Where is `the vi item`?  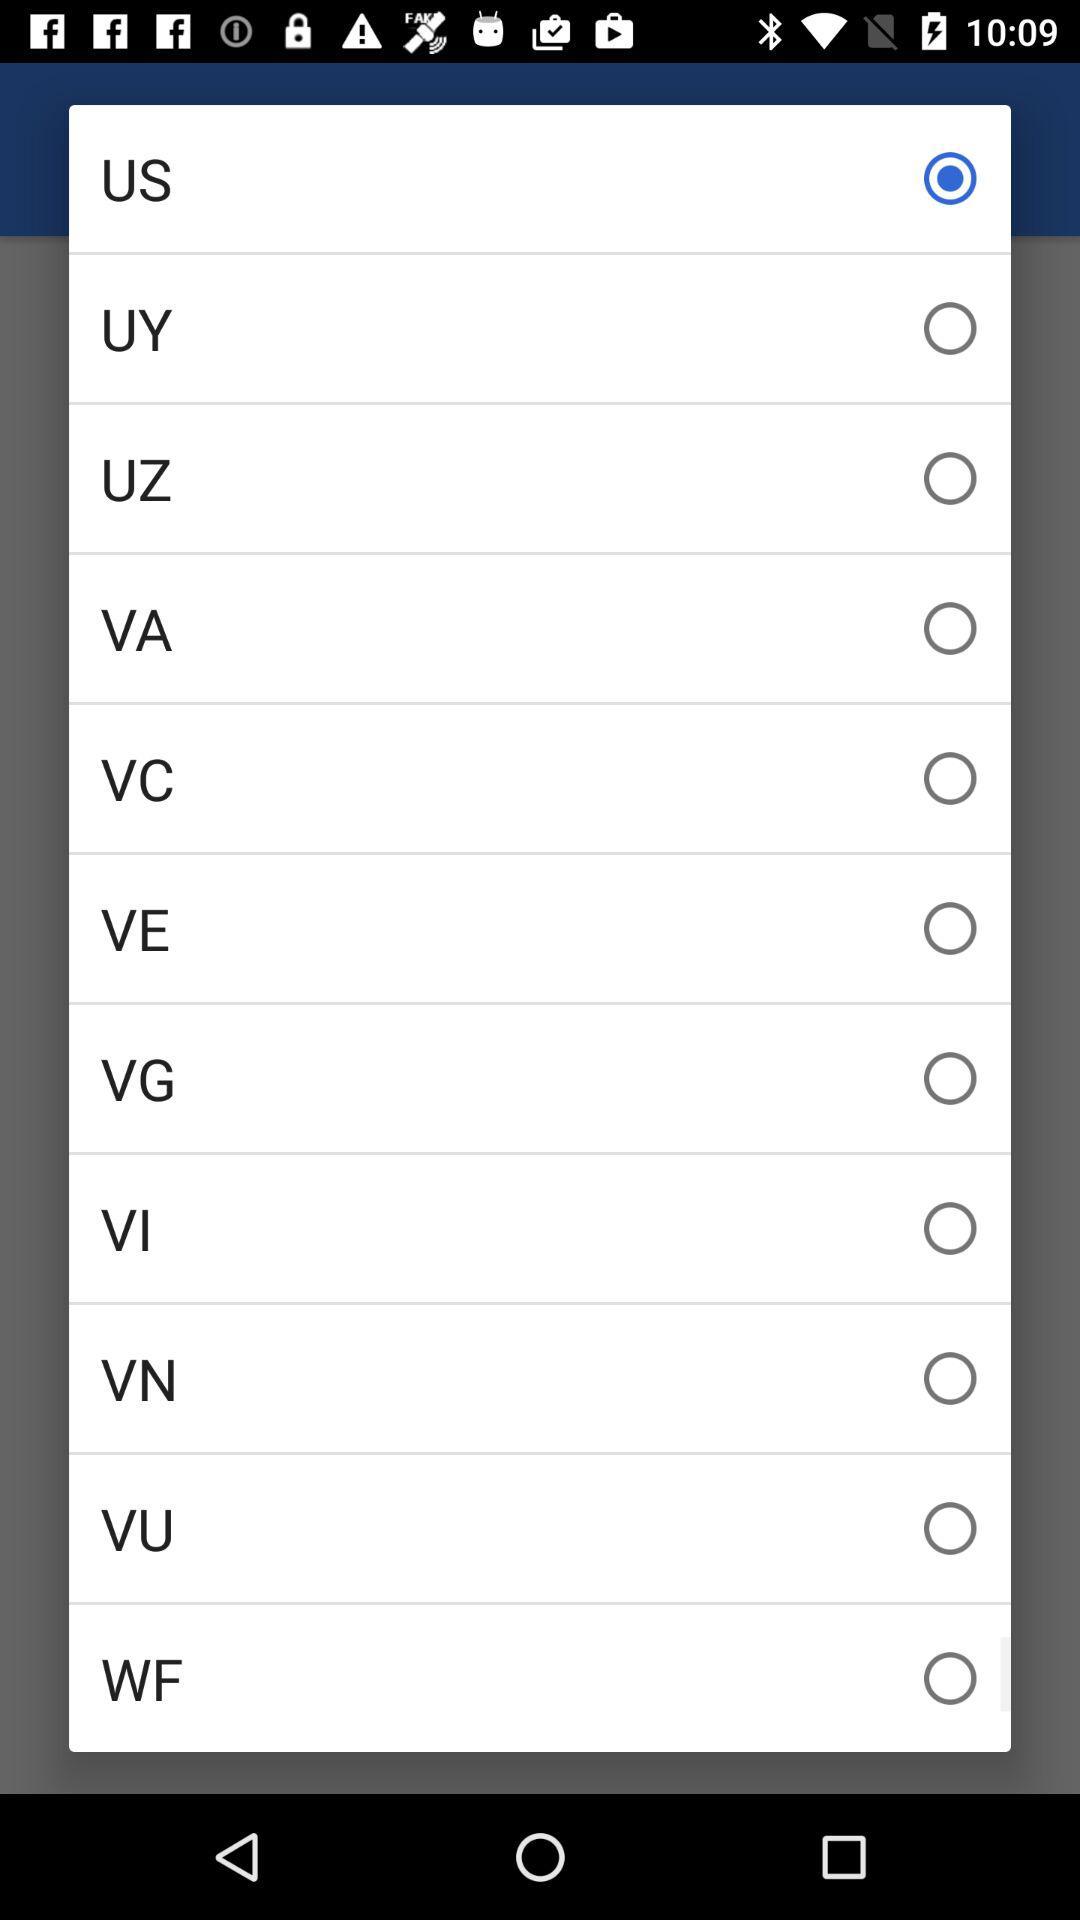
the vi item is located at coordinates (540, 1227).